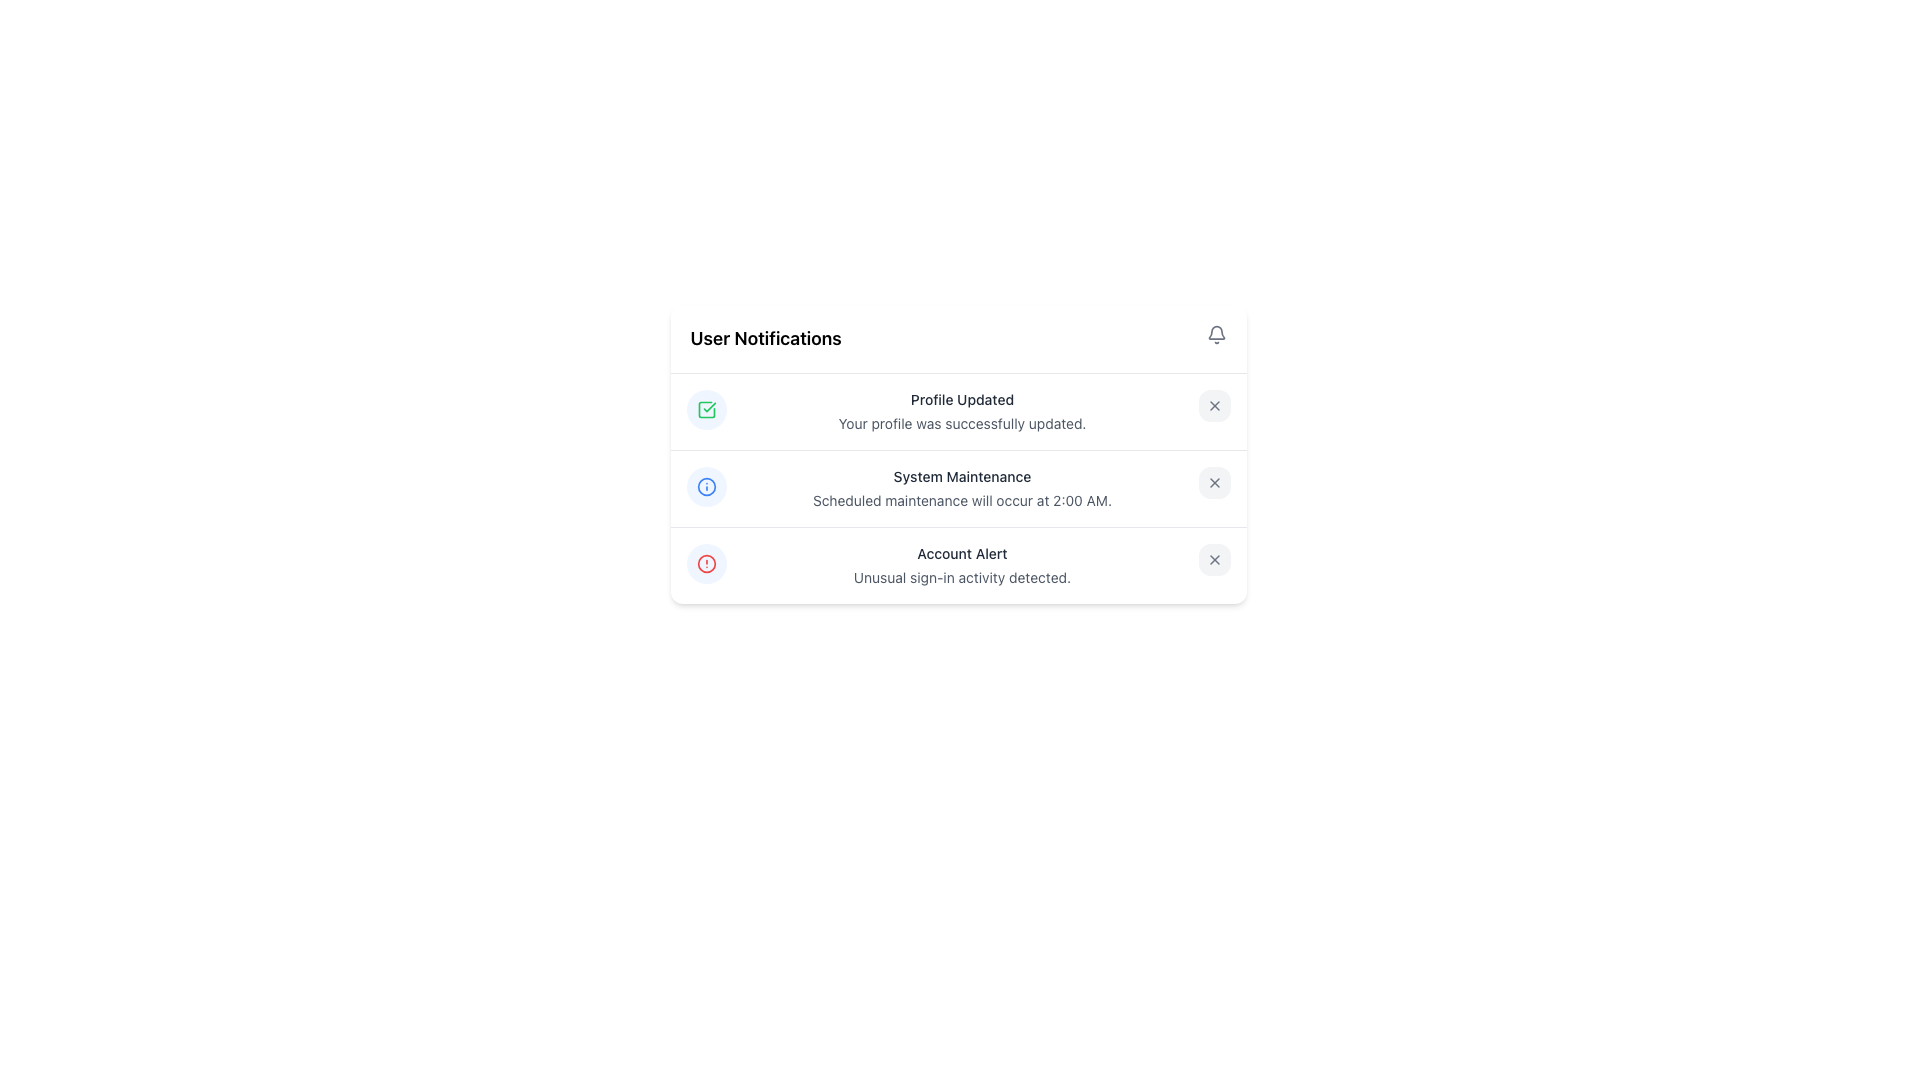 Image resolution: width=1920 pixels, height=1080 pixels. Describe the element at coordinates (1213, 482) in the screenshot. I see `the close button for the 'System Maintenance' notification` at that location.